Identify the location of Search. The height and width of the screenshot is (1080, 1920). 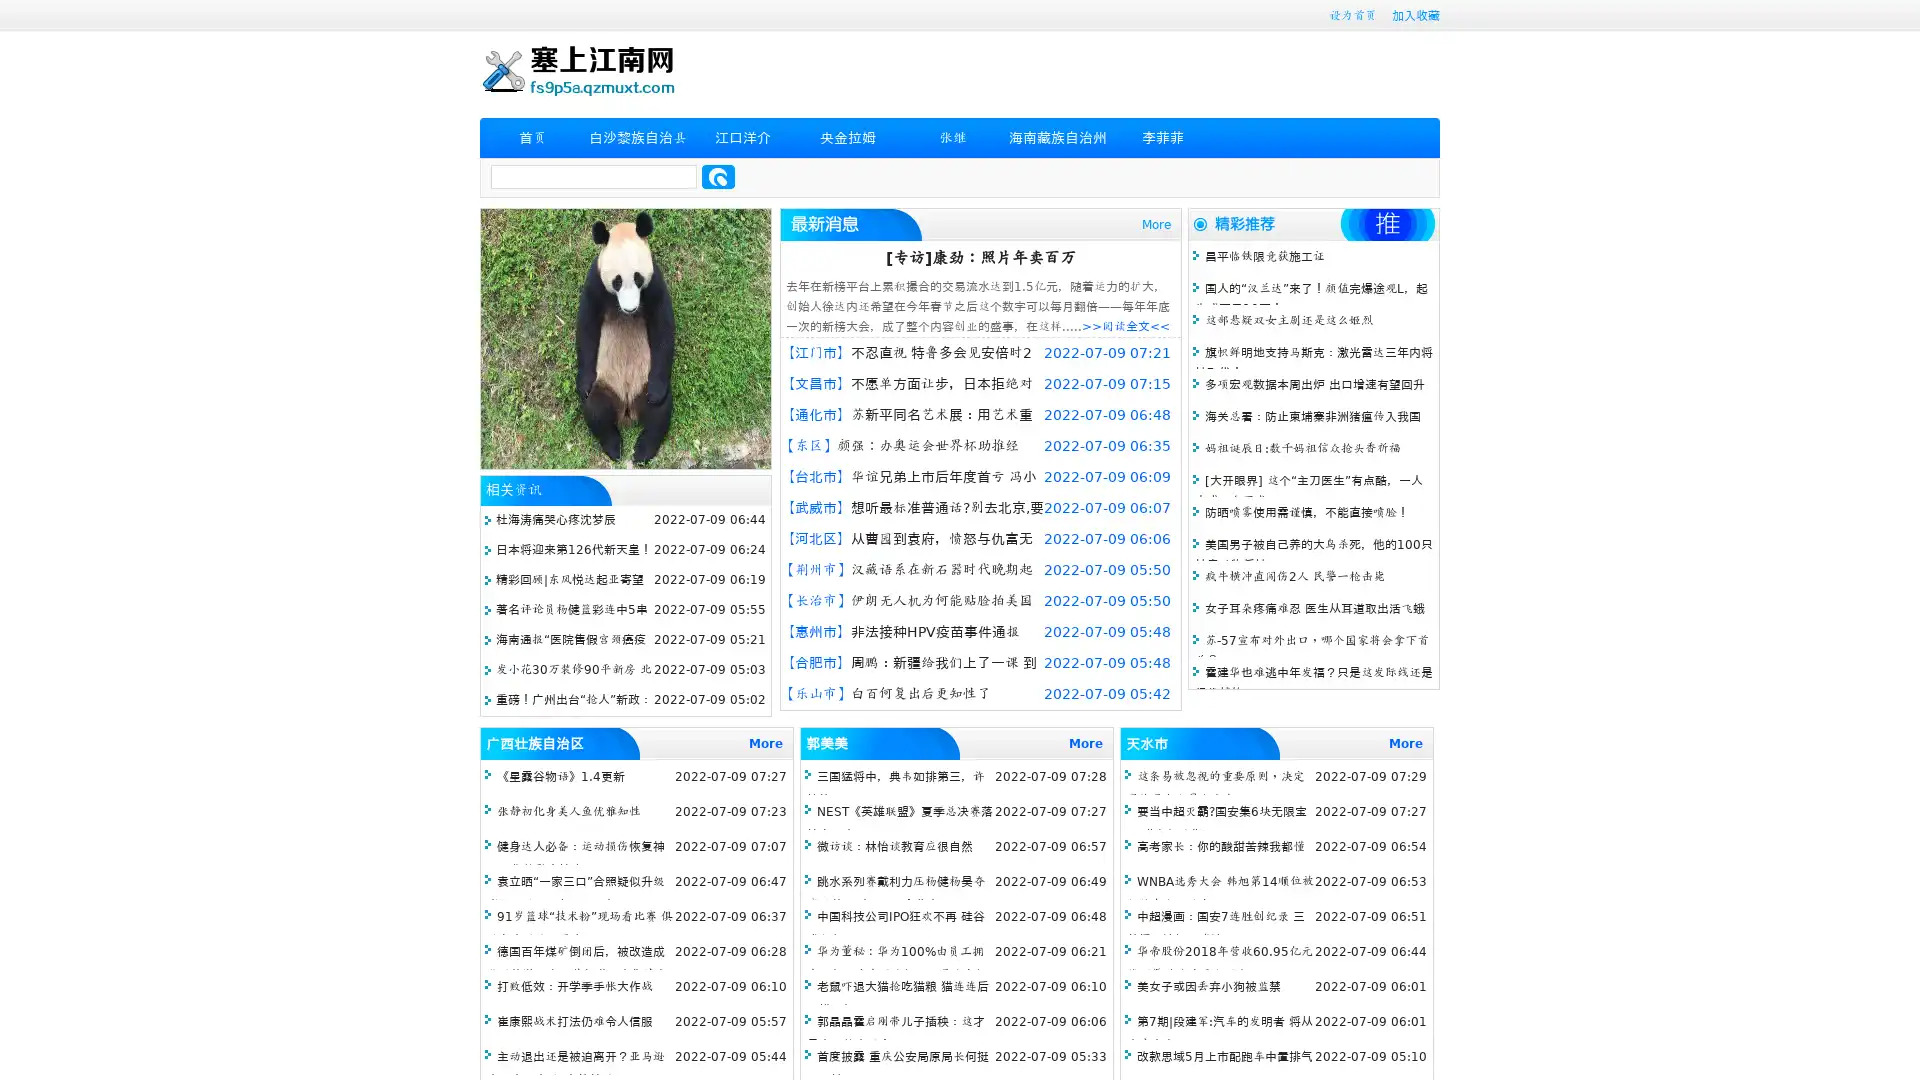
(718, 176).